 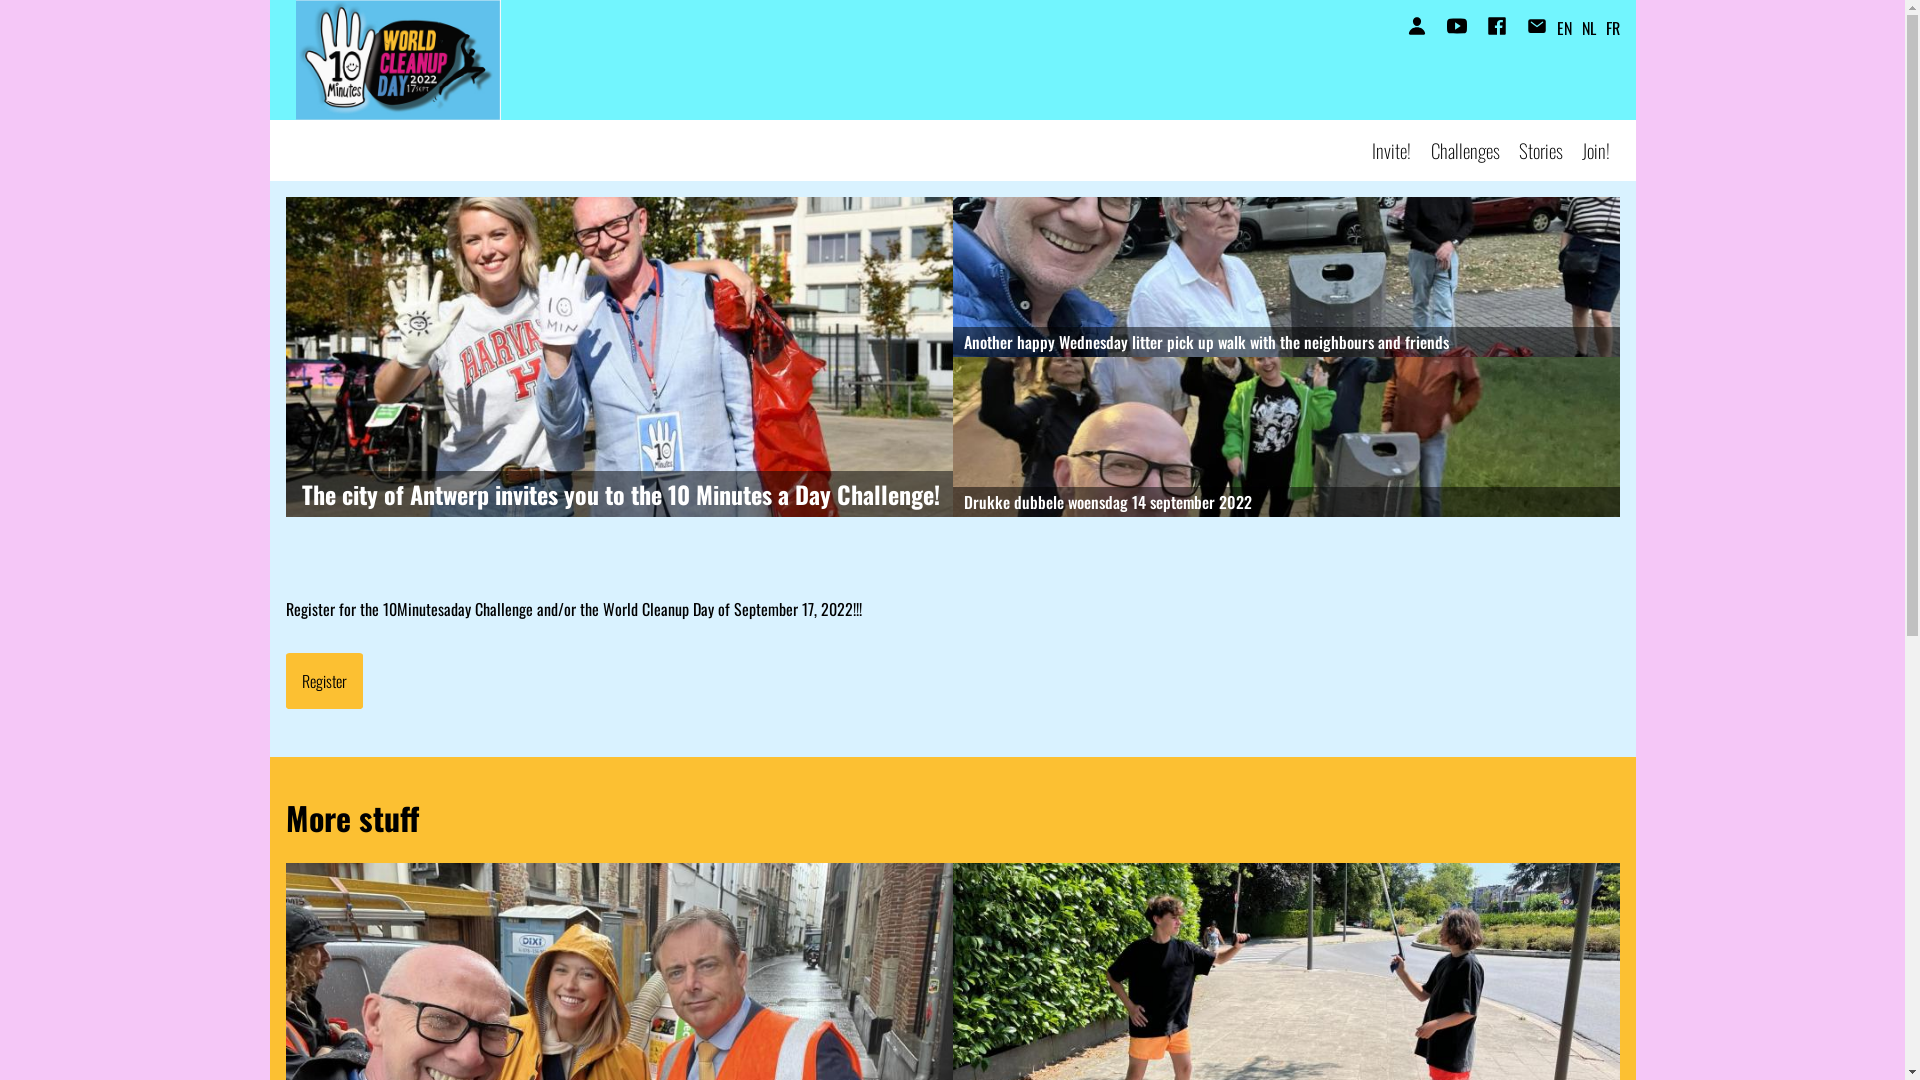 I want to click on 'Challenges', so click(x=1465, y=149).